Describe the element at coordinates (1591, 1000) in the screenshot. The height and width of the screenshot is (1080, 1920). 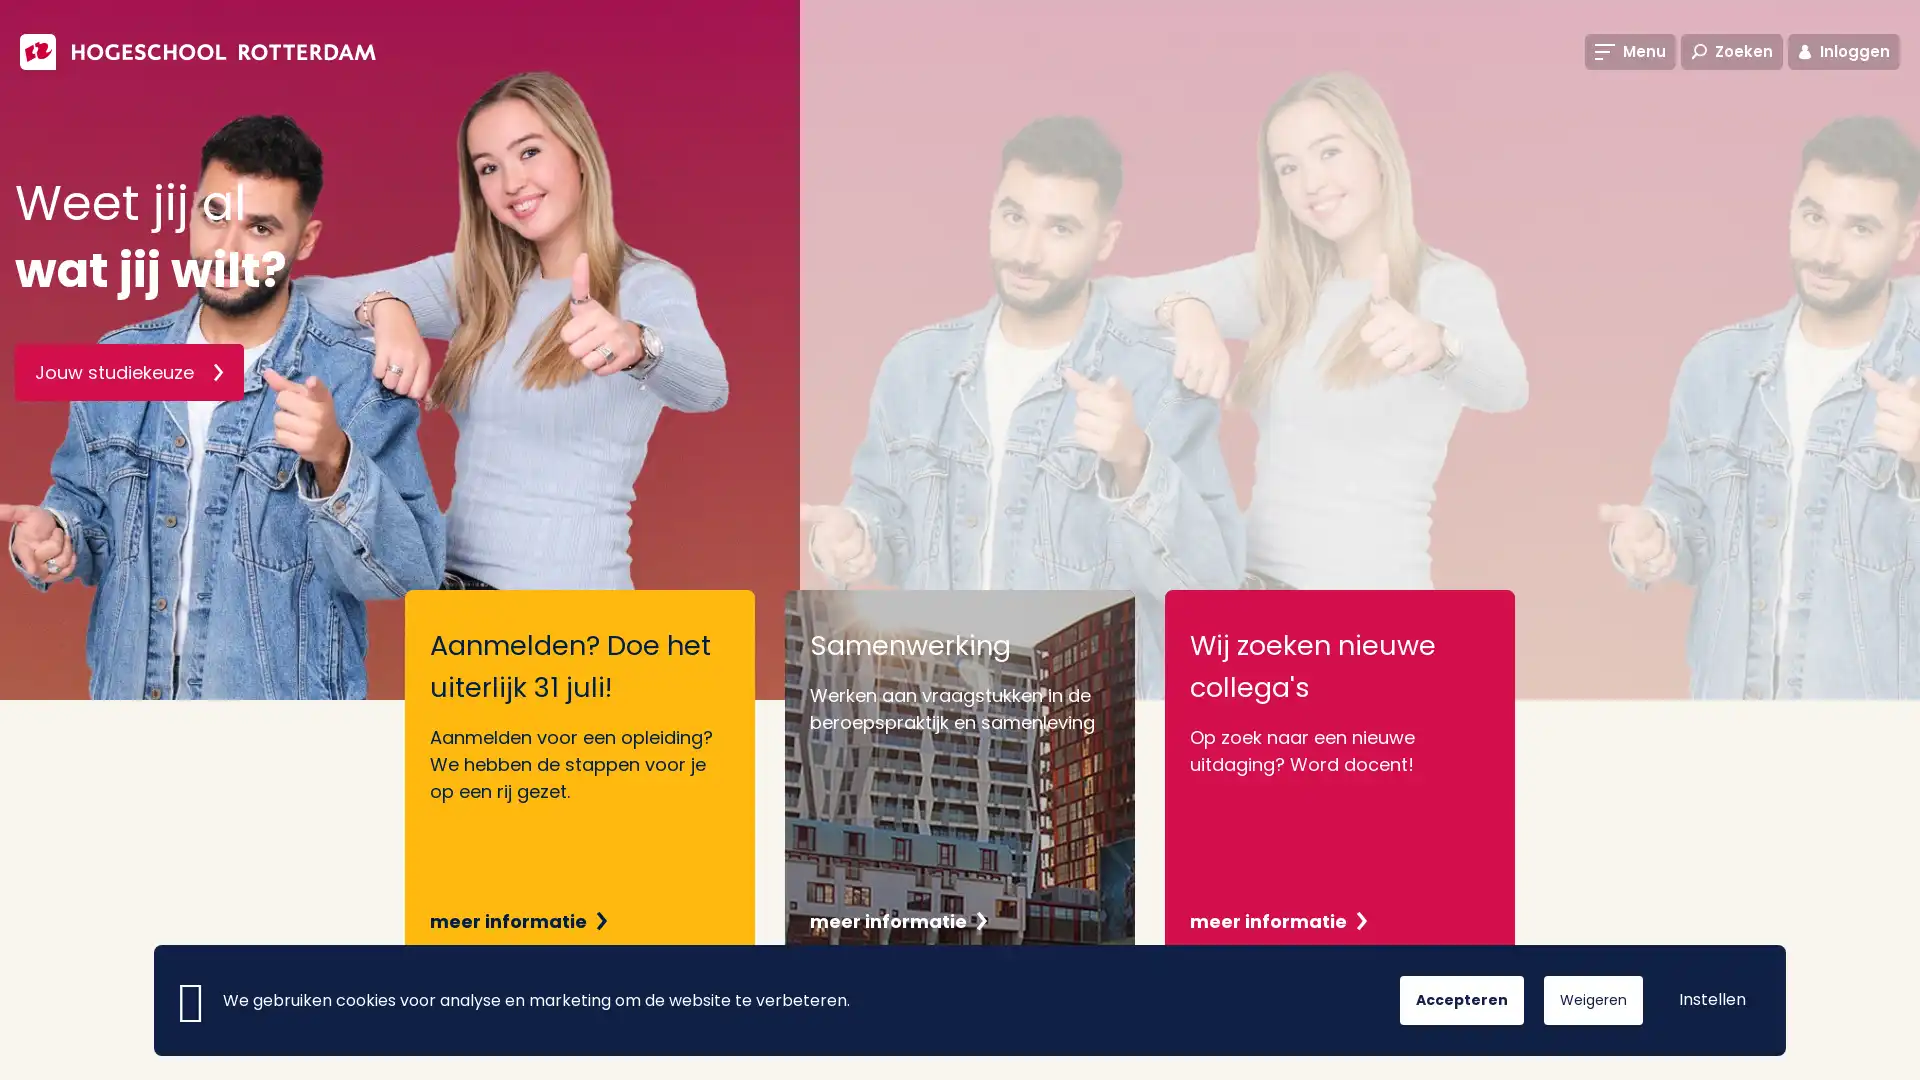
I see `Weigeren` at that location.